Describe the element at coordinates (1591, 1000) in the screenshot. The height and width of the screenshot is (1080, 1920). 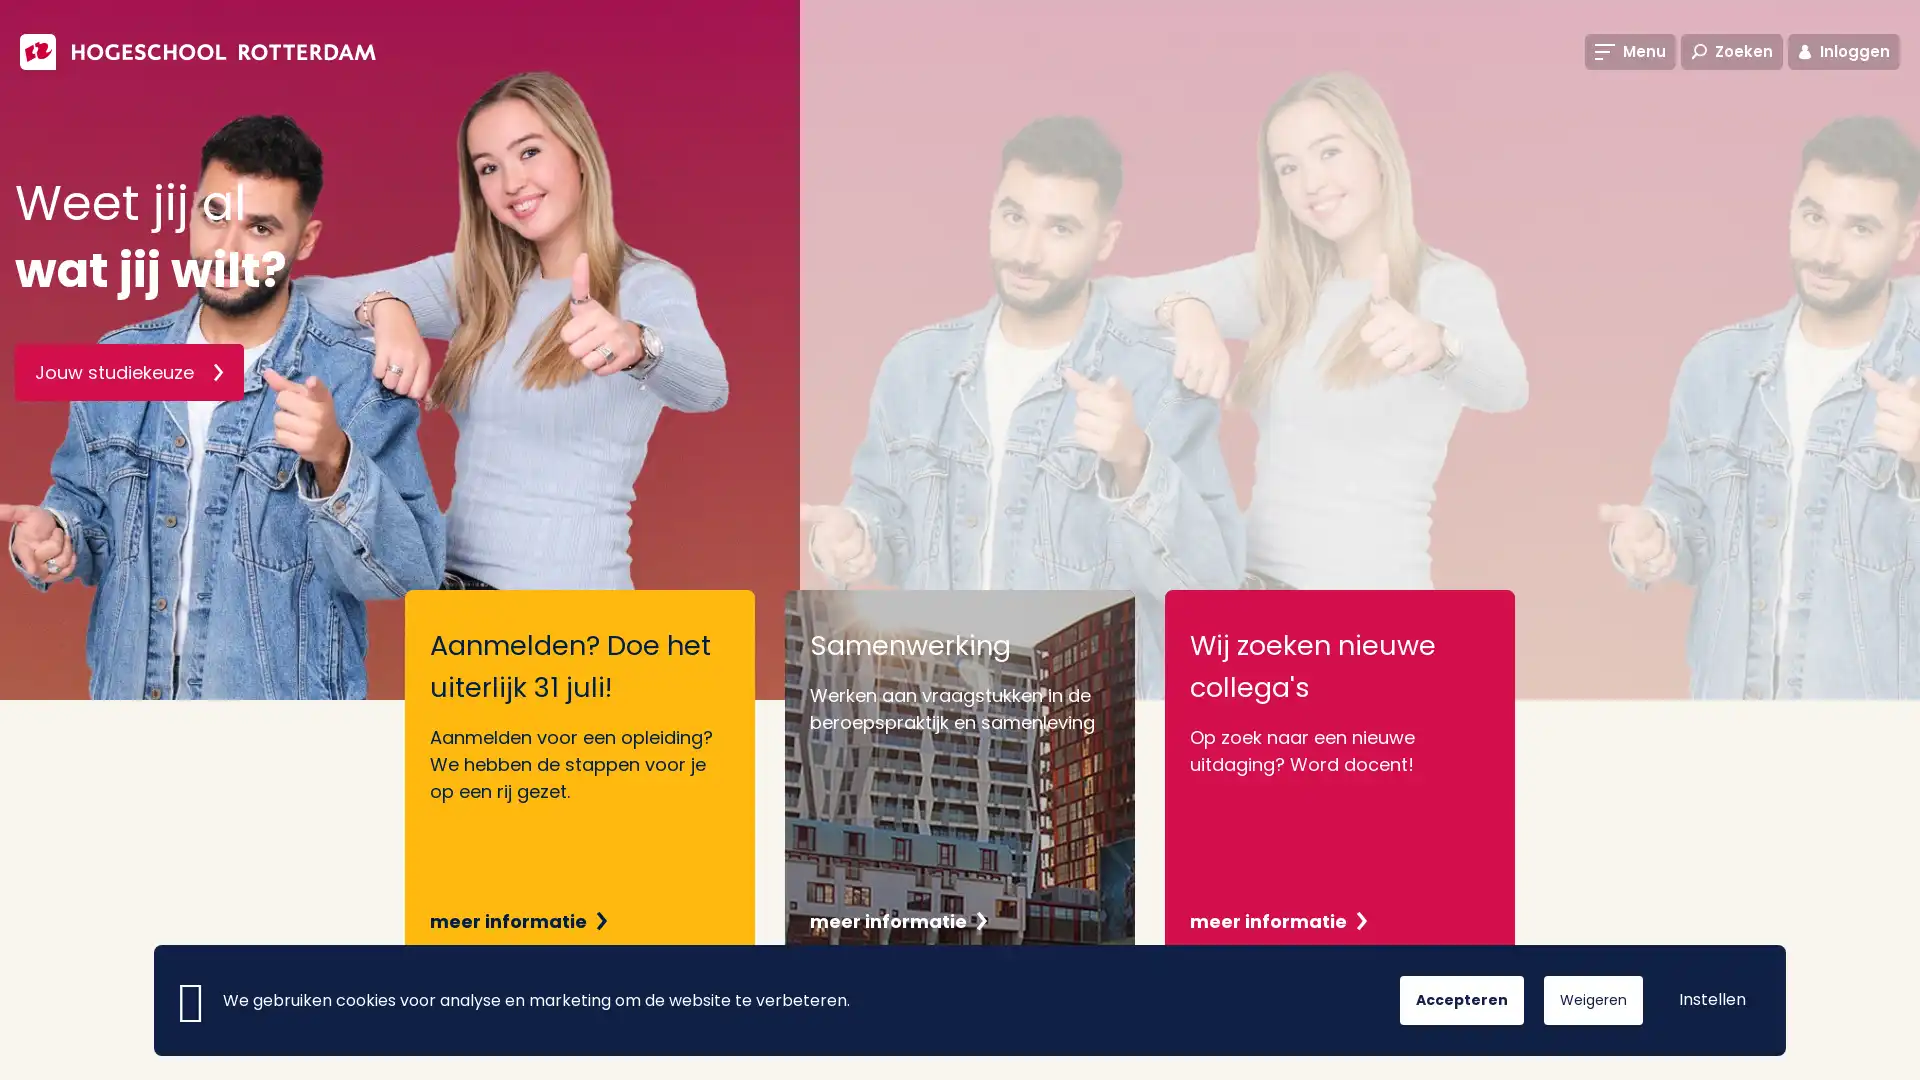
I see `Weigeren` at that location.